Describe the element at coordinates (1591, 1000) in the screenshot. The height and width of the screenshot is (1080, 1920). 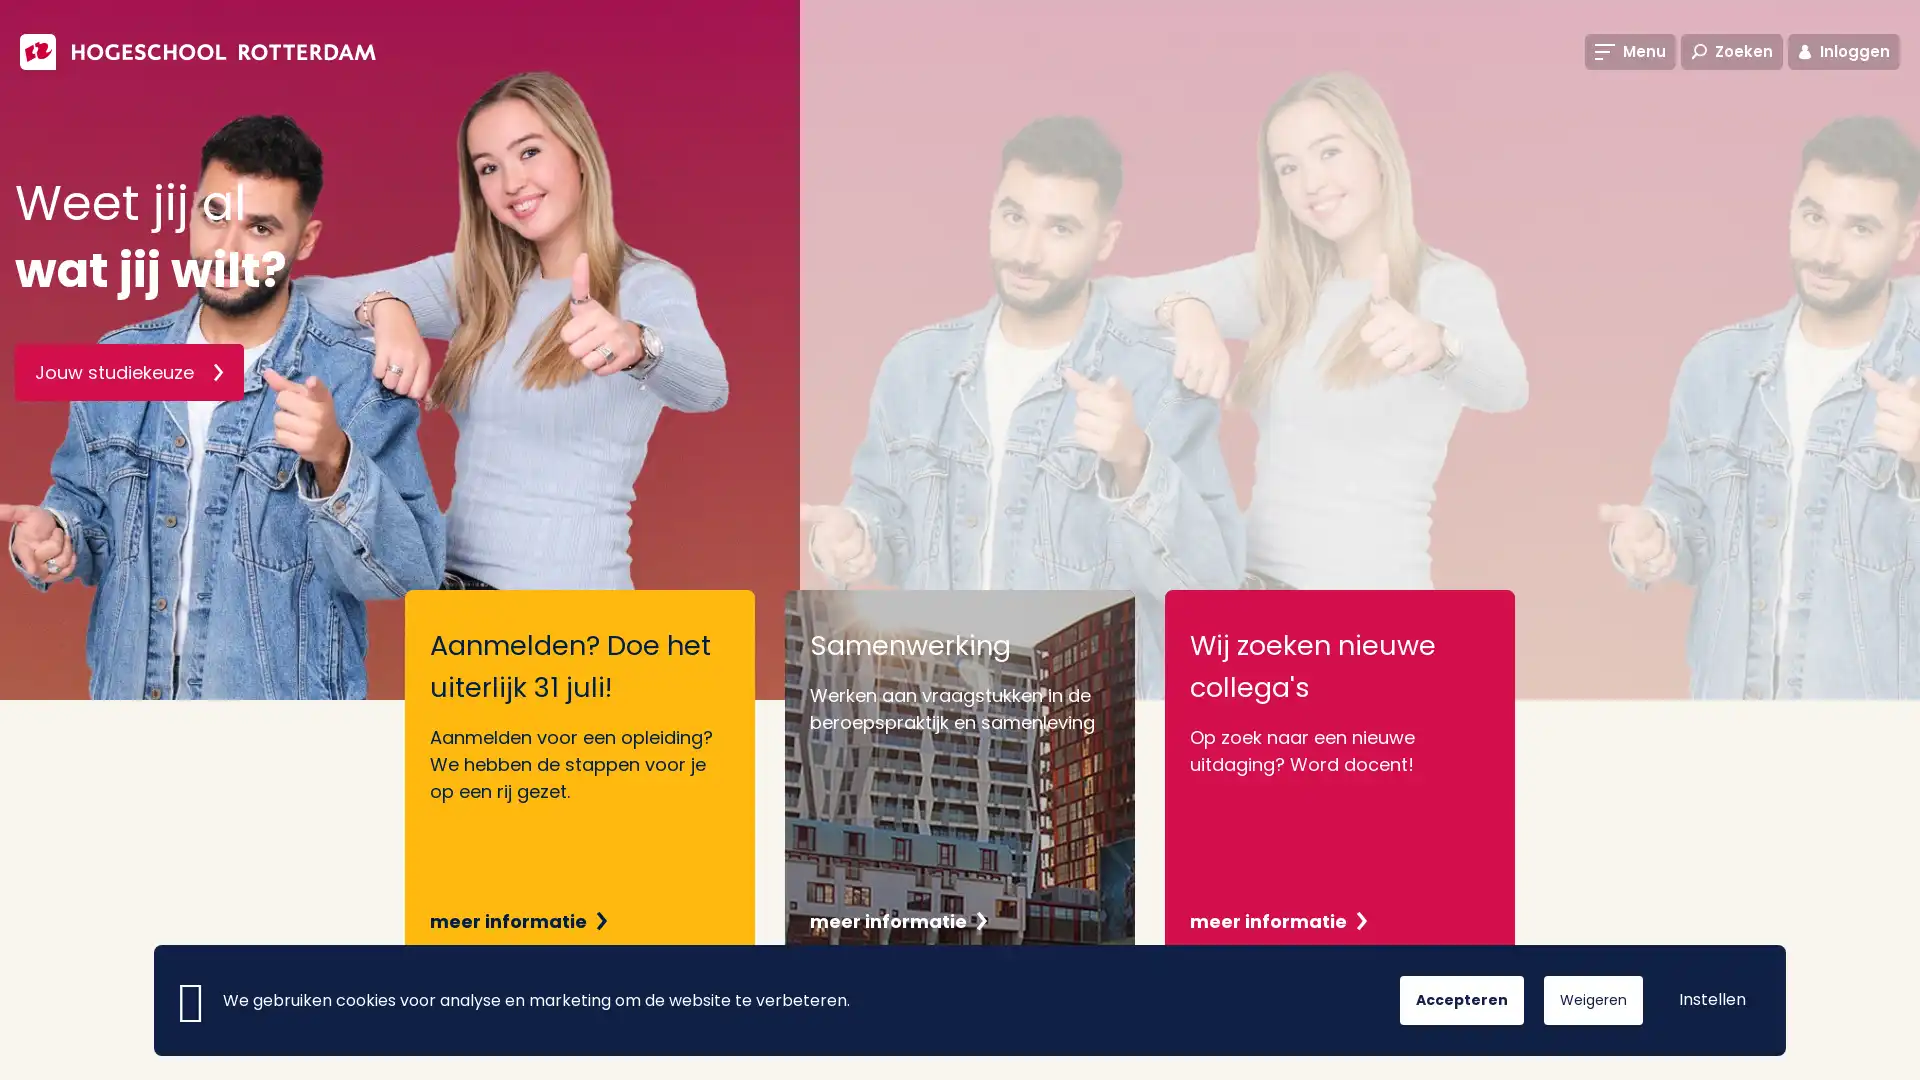
I see `Weigeren` at that location.